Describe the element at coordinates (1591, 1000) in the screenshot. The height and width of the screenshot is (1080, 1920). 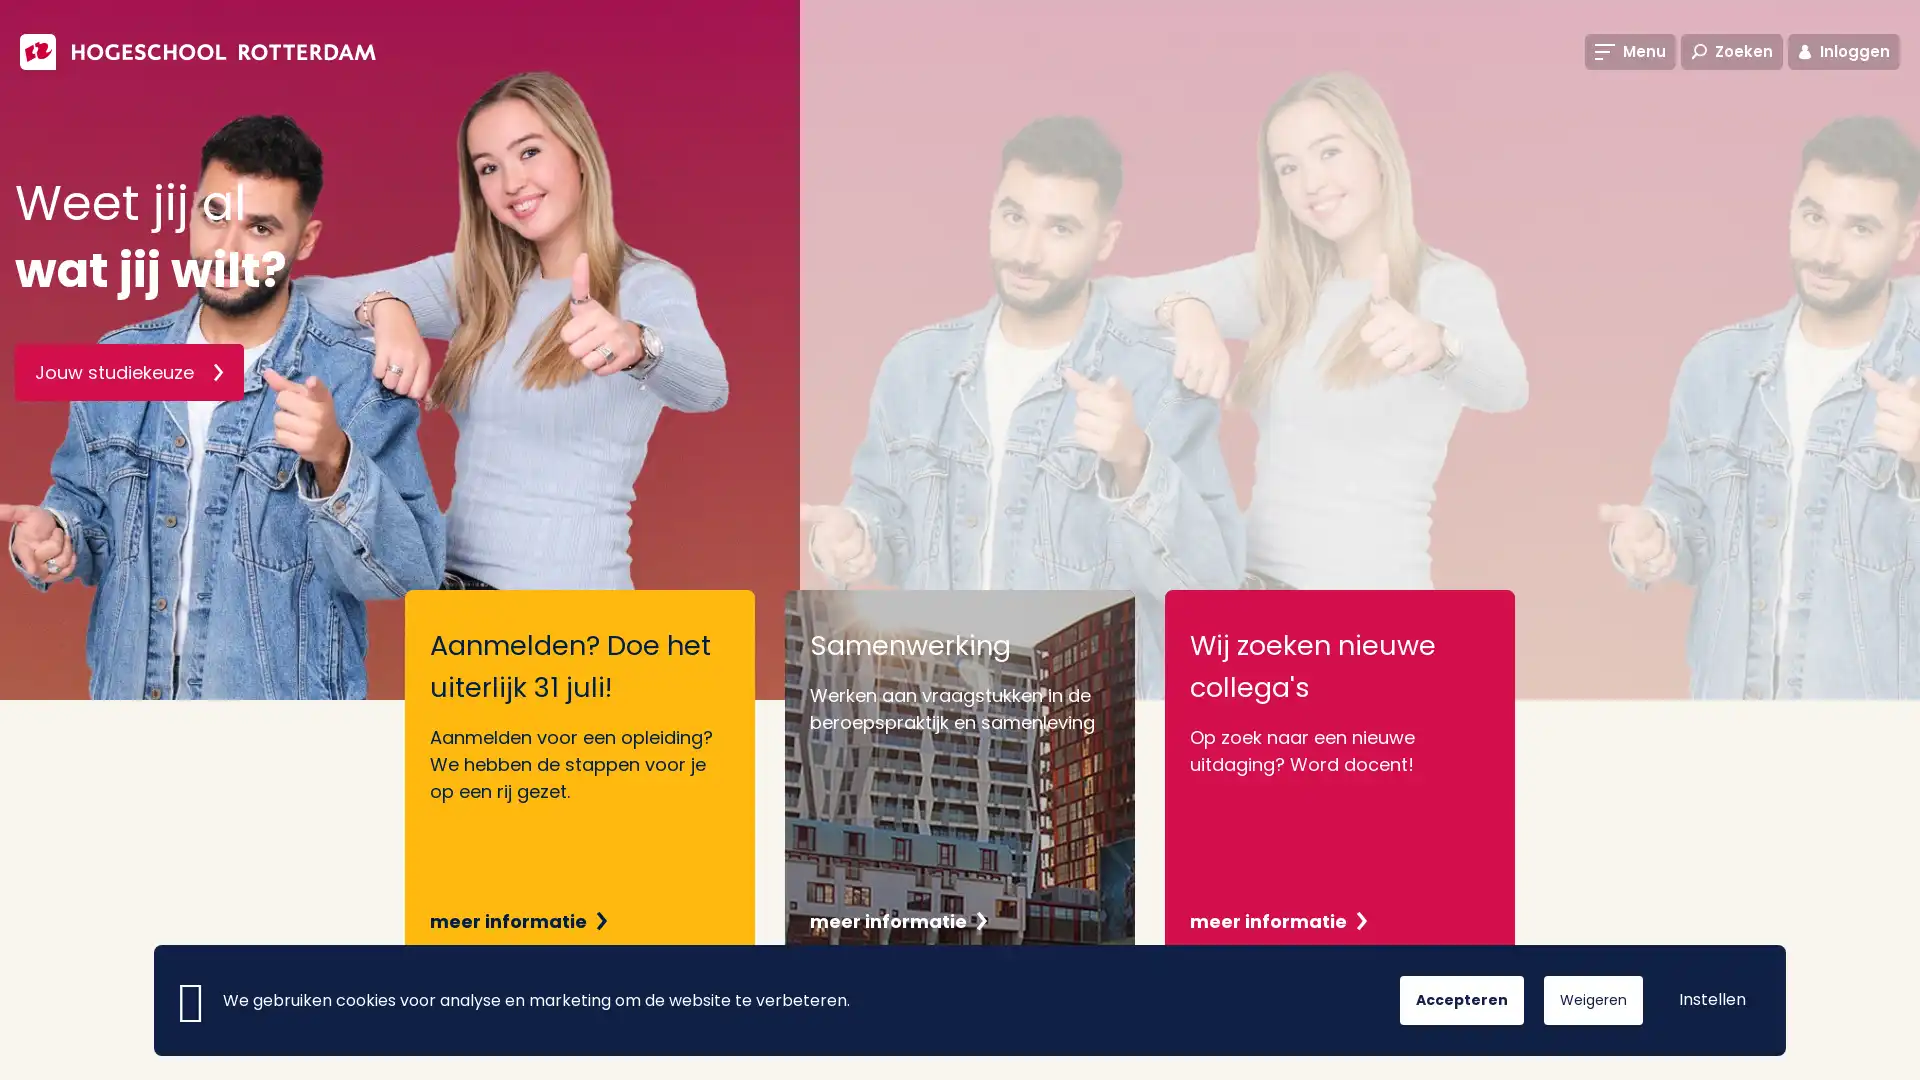
I see `Weigeren` at that location.